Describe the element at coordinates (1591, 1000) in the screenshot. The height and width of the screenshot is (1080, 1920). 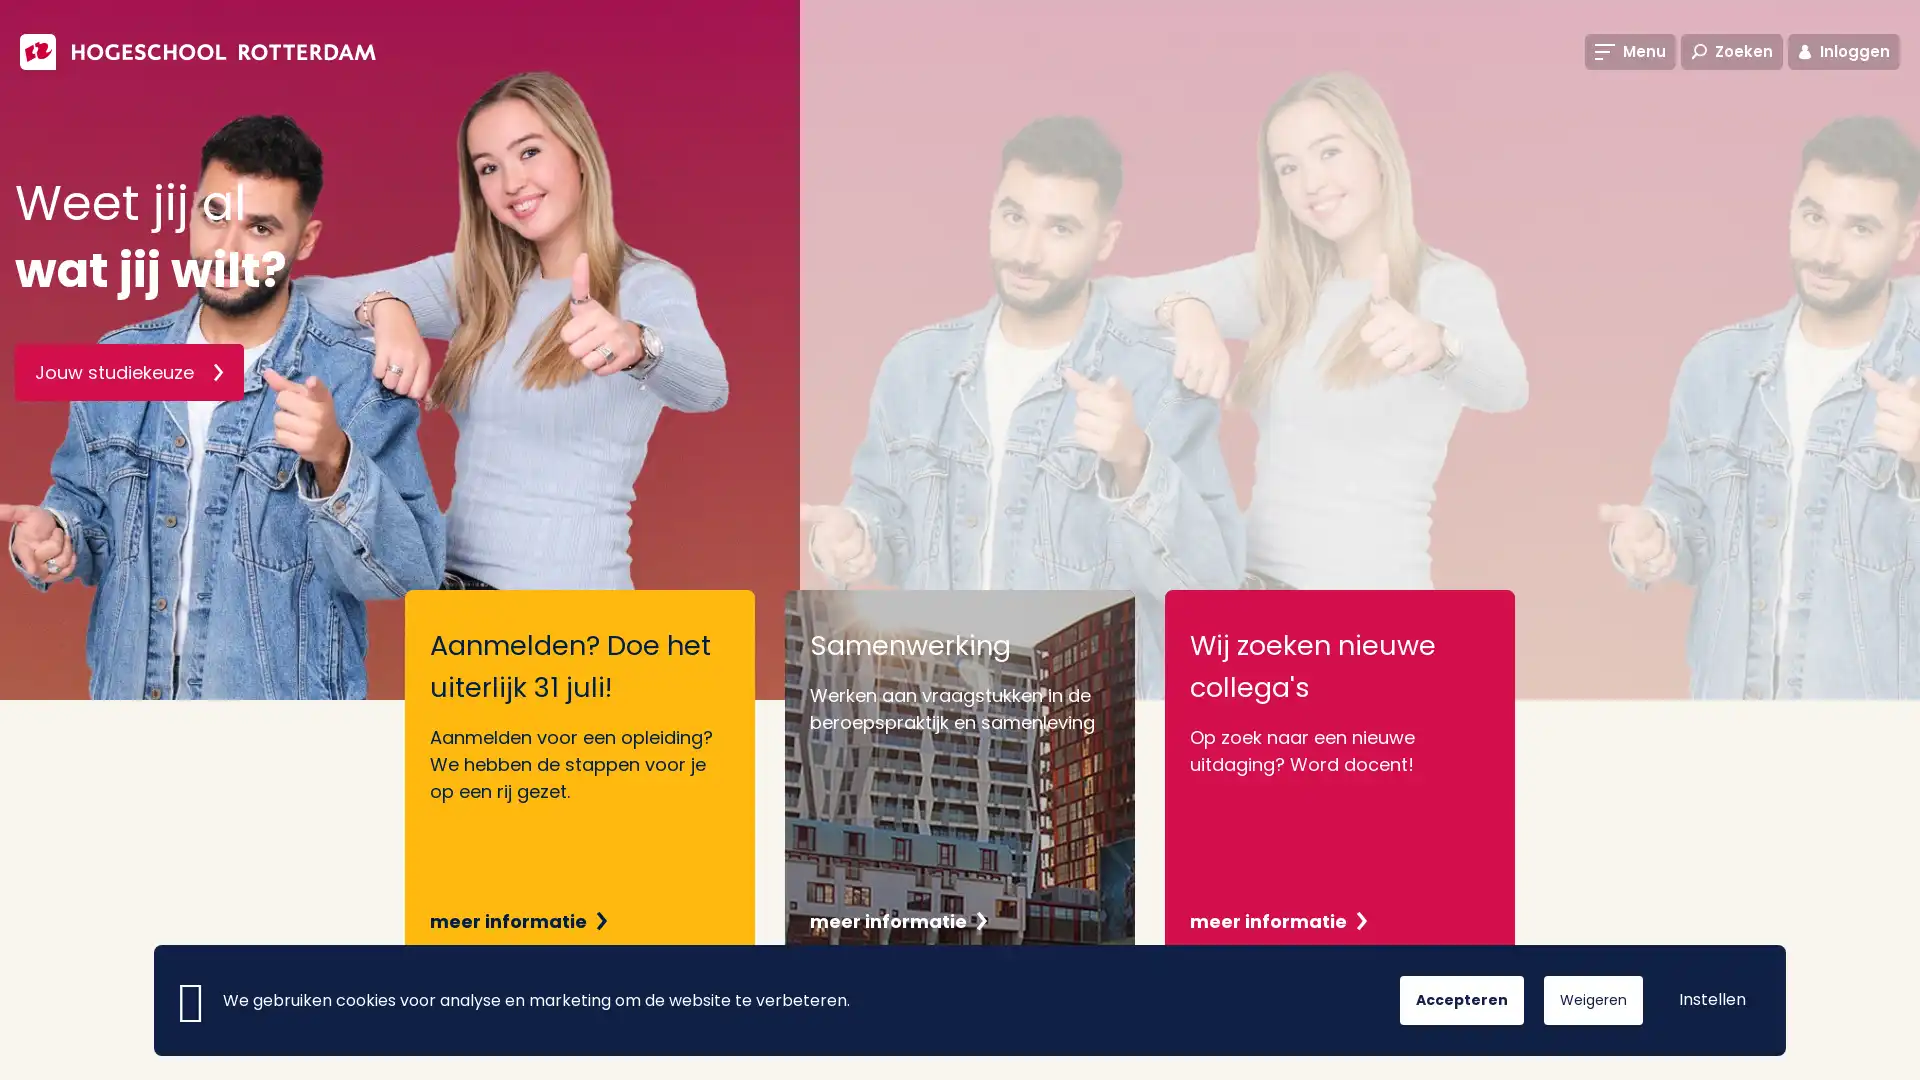
I see `Weigeren` at that location.